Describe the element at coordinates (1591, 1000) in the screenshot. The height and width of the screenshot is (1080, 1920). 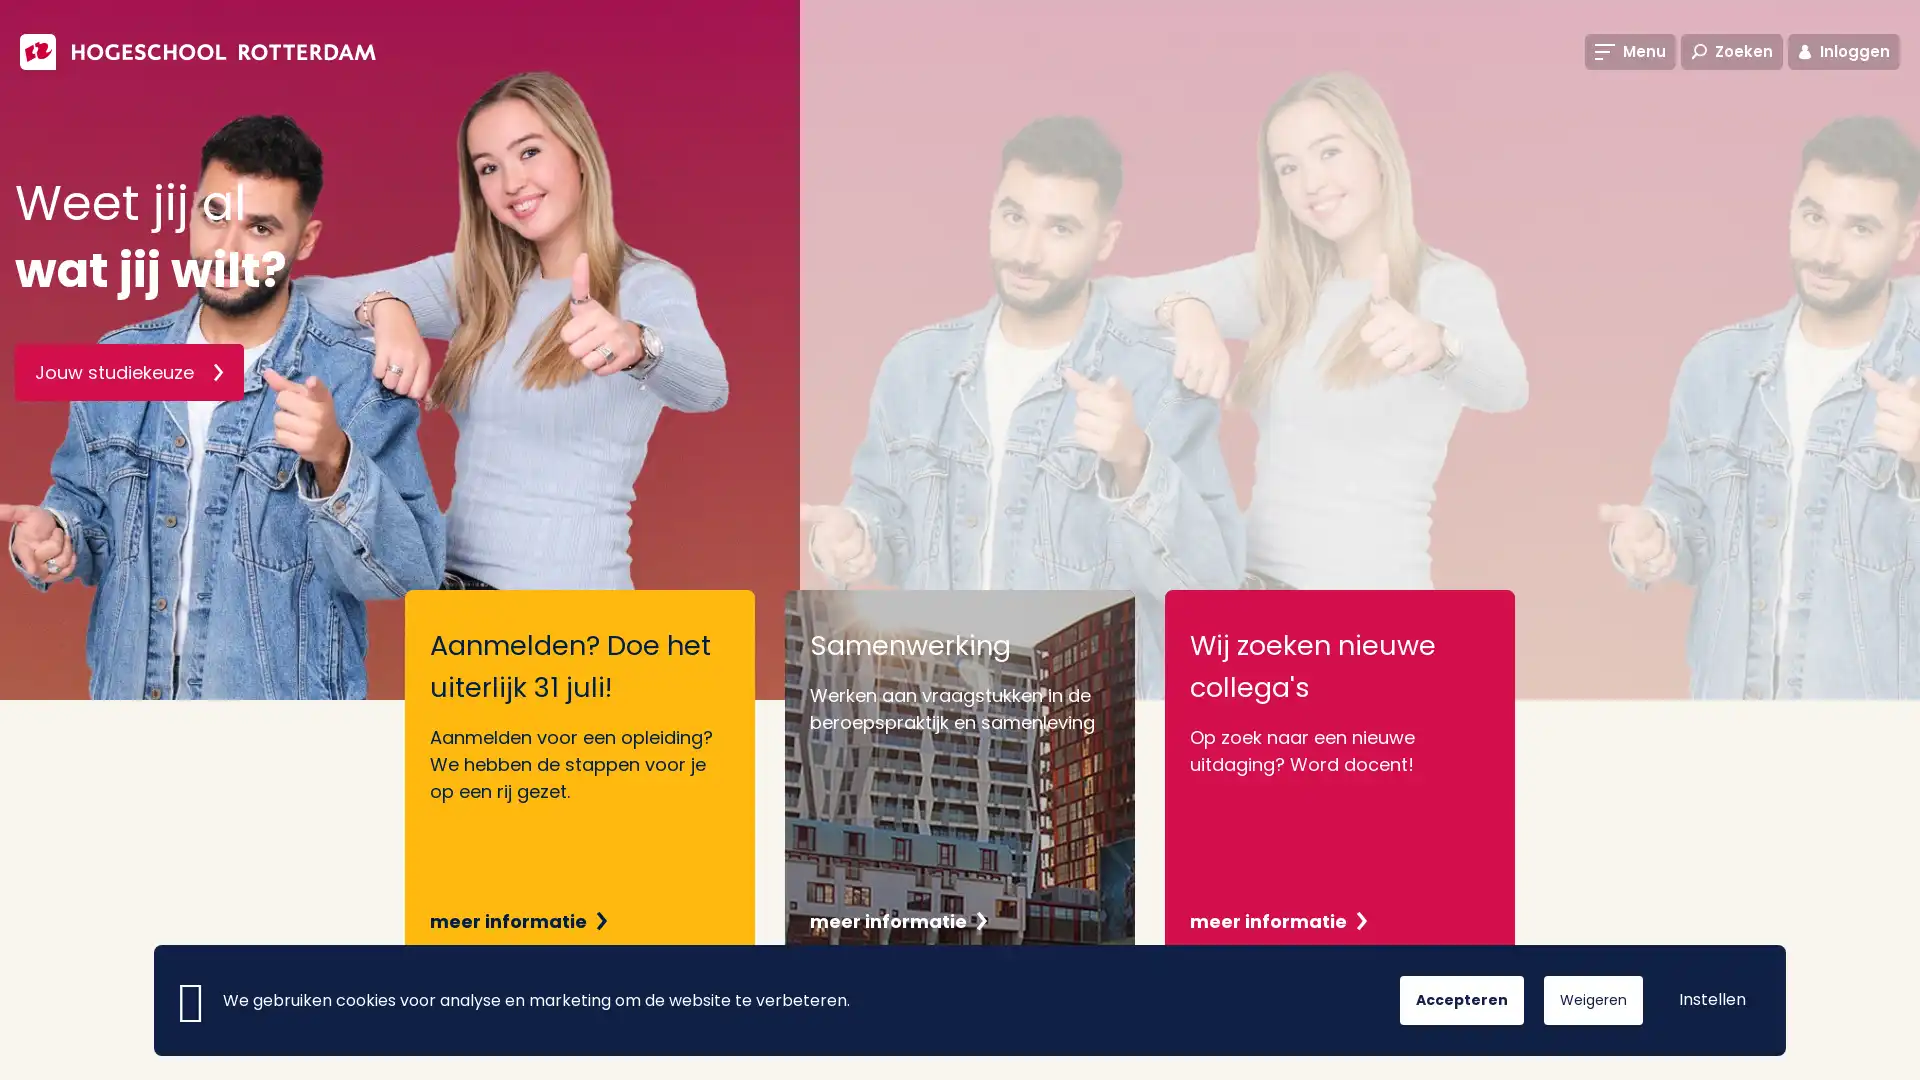
I see `Weigeren` at that location.